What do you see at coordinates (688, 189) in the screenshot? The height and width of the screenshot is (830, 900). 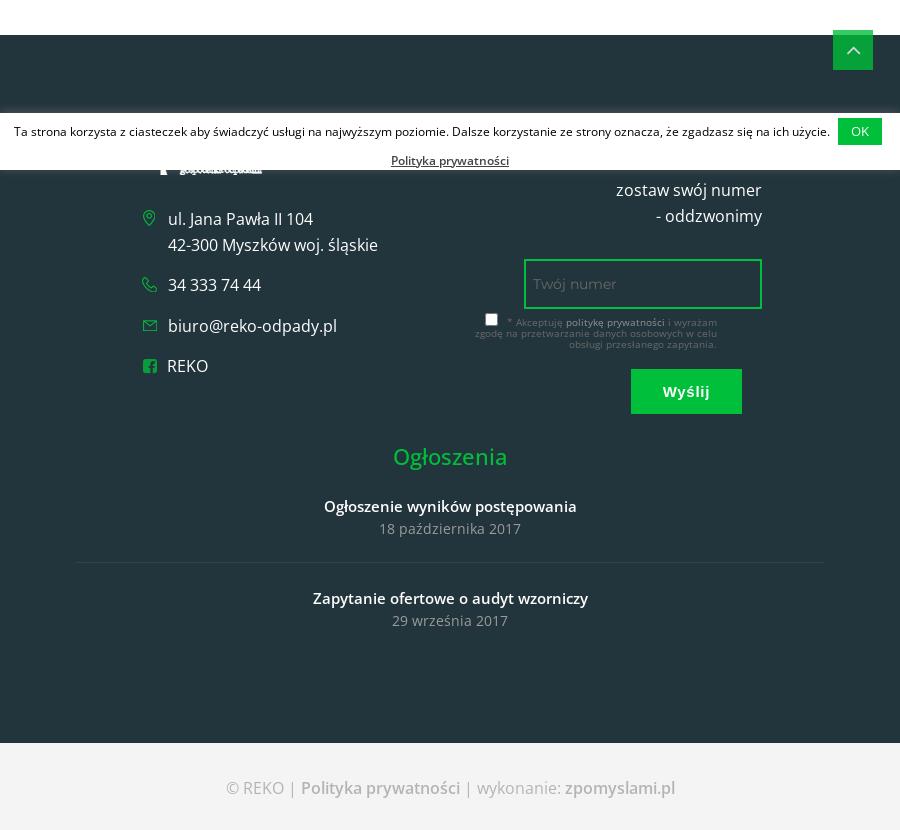 I see `'zostaw swój numer'` at bounding box center [688, 189].